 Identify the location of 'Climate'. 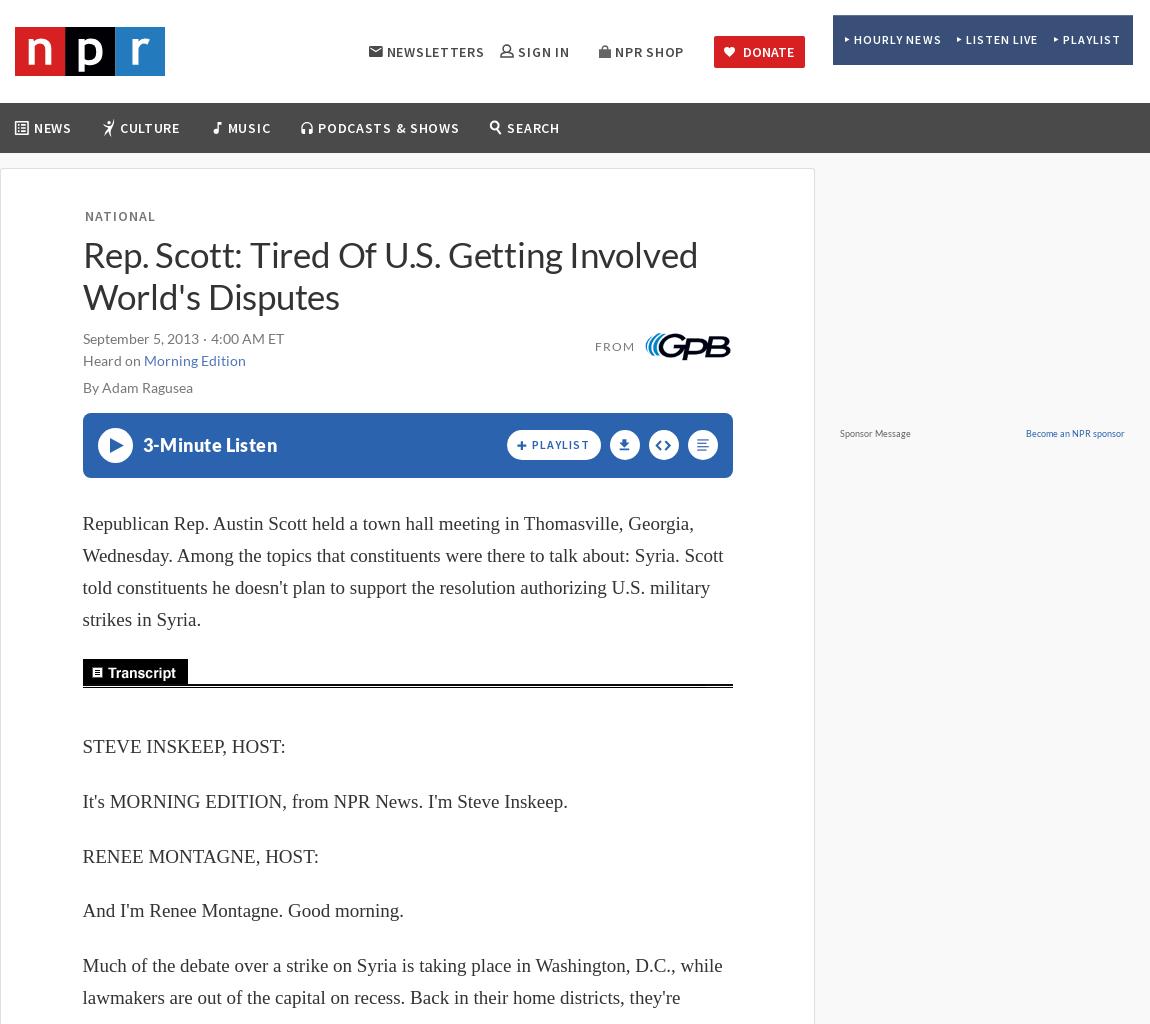
(69, 326).